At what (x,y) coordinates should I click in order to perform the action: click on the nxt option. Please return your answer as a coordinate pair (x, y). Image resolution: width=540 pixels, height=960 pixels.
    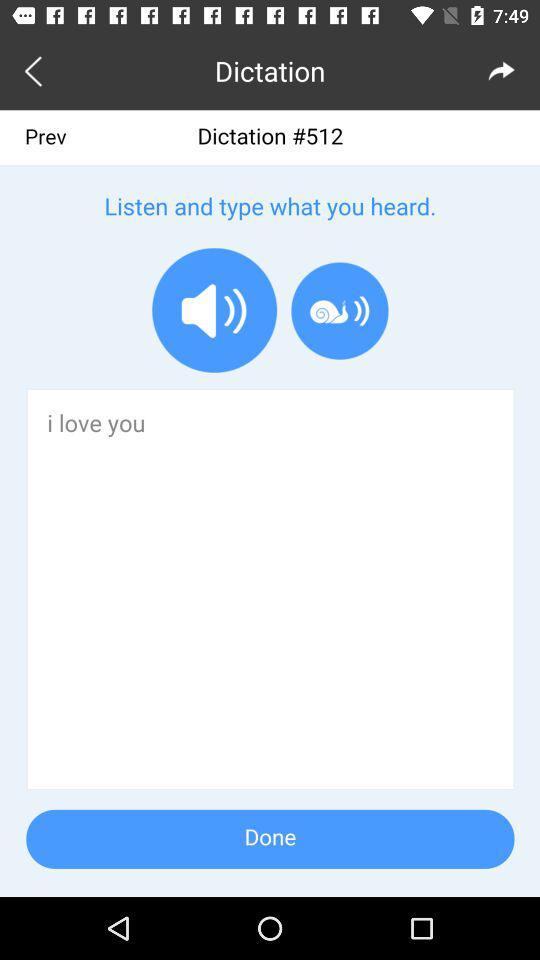
    Looking at the image, I should click on (501, 70).